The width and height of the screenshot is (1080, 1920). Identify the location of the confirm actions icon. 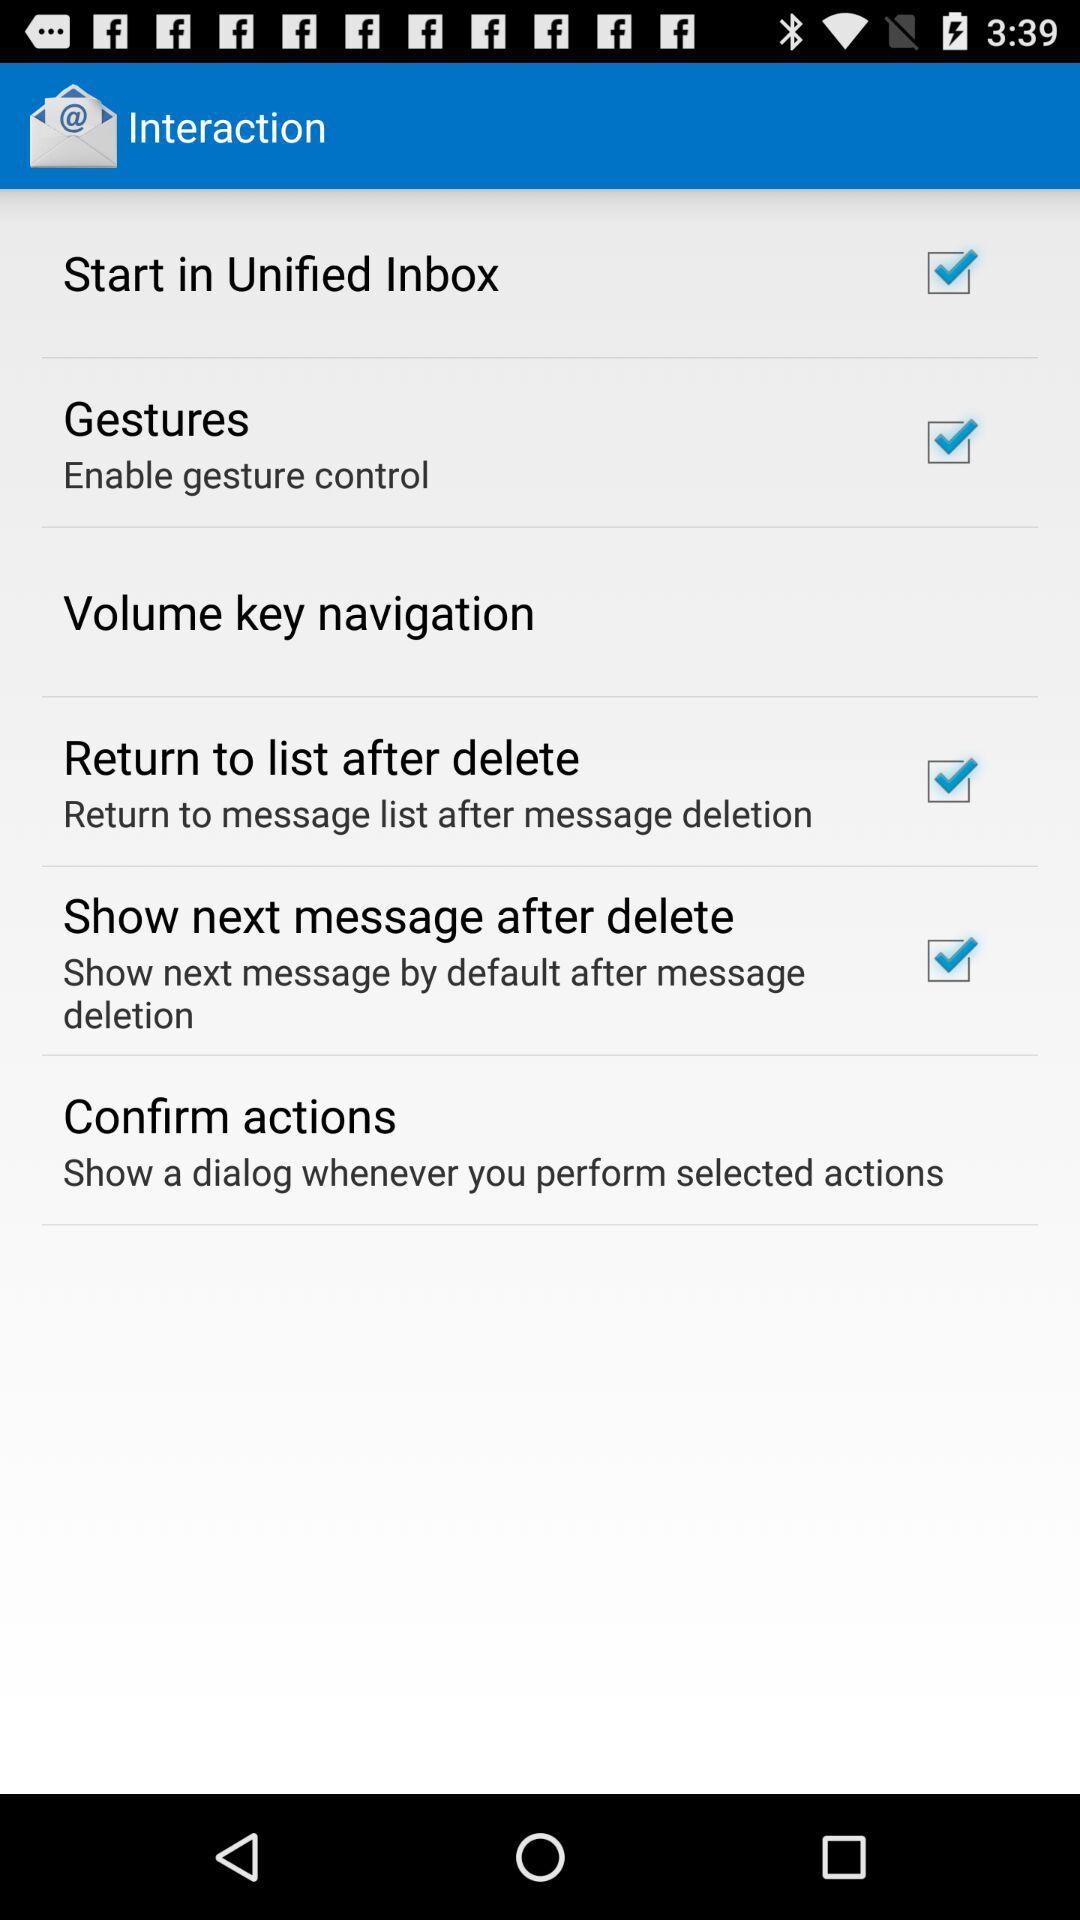
(228, 1113).